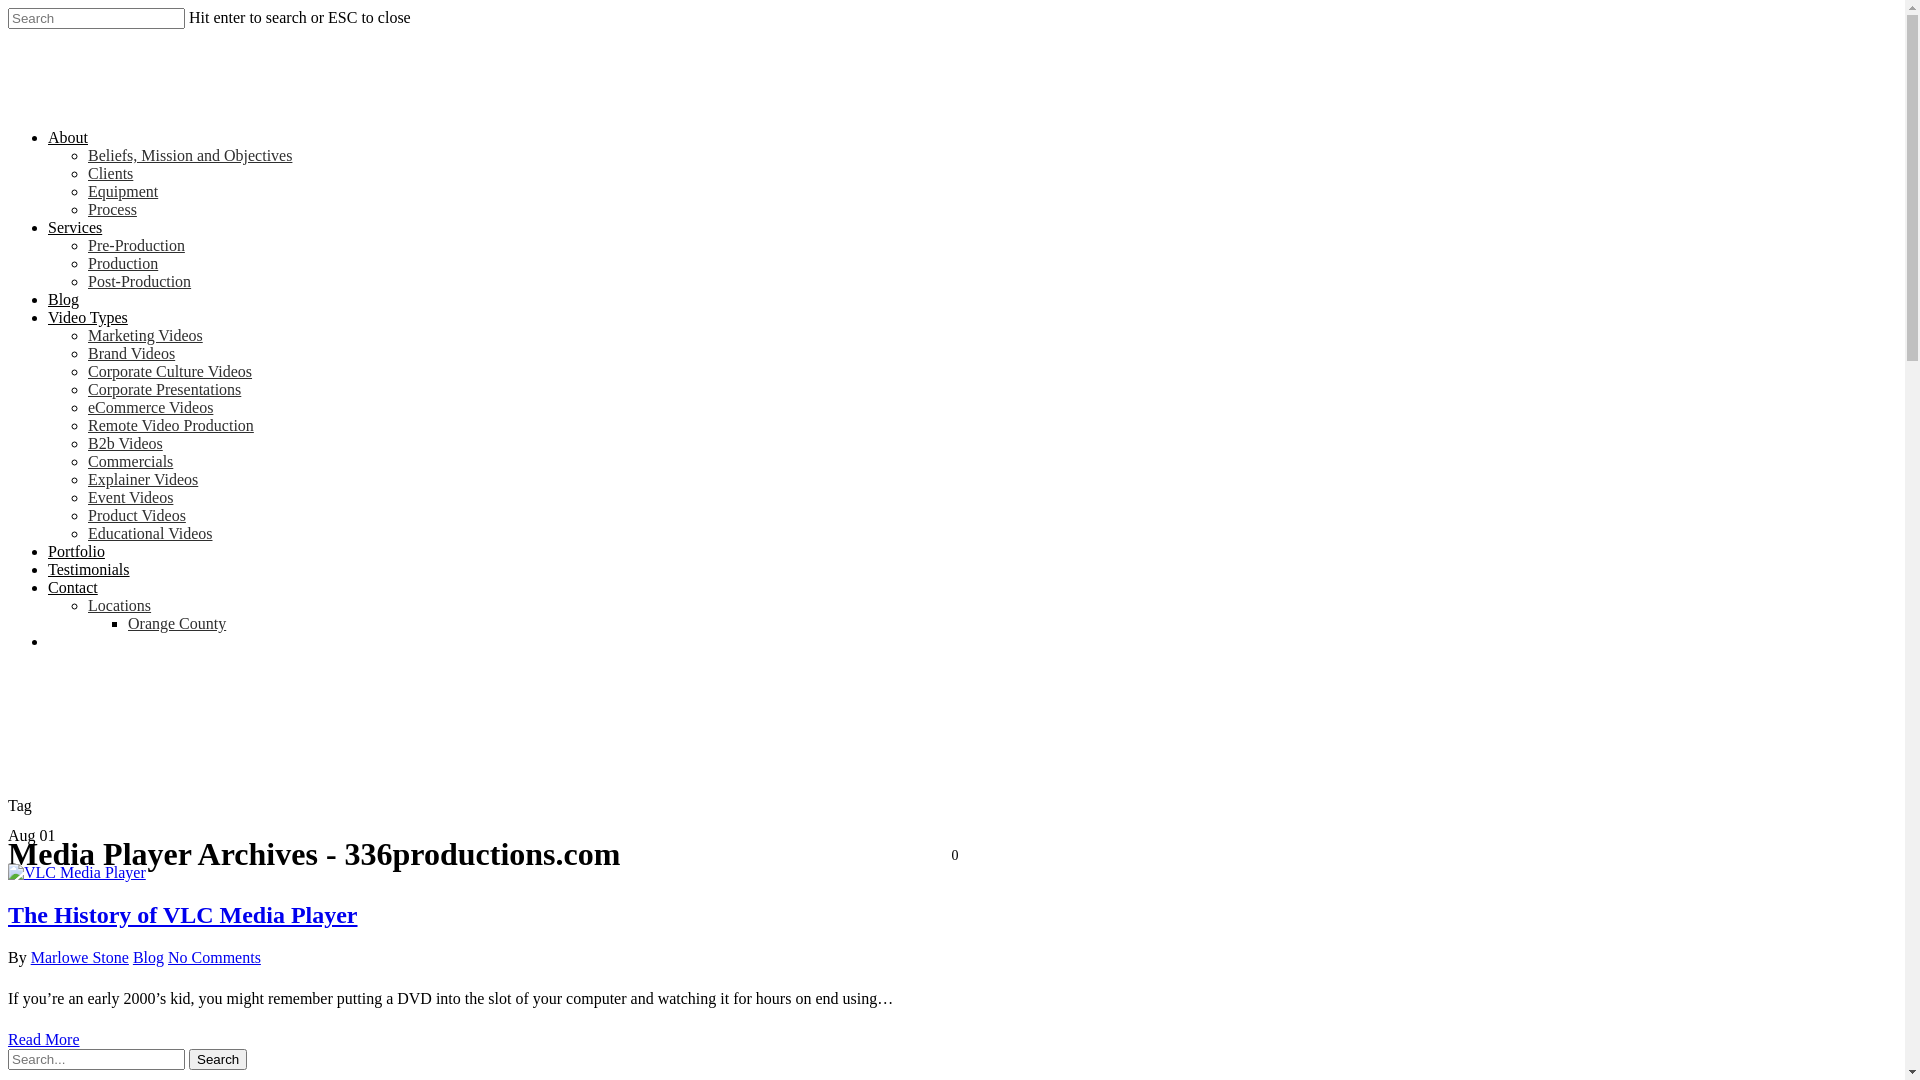  I want to click on 'Beliefs, Mission and Objectives', so click(190, 154).